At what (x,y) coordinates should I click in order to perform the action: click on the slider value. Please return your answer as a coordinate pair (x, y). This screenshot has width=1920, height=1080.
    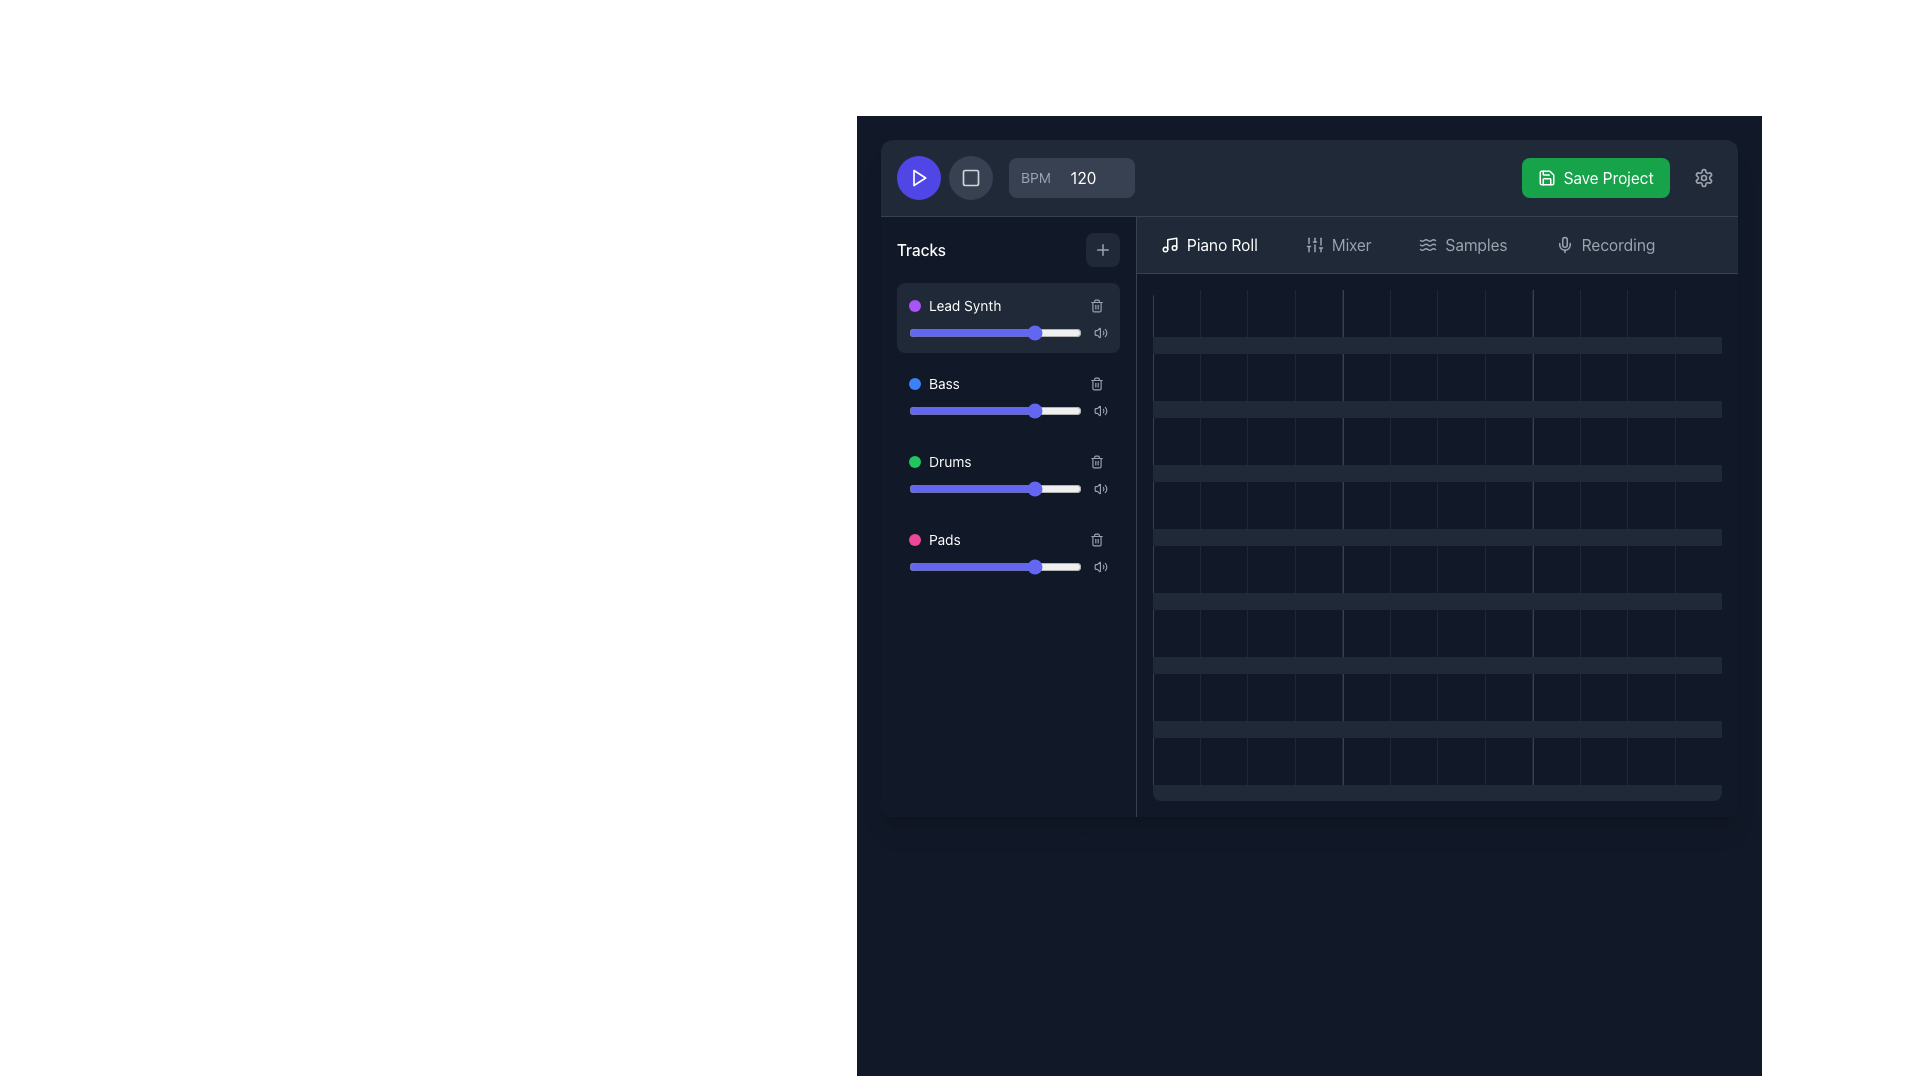
    Looking at the image, I should click on (953, 410).